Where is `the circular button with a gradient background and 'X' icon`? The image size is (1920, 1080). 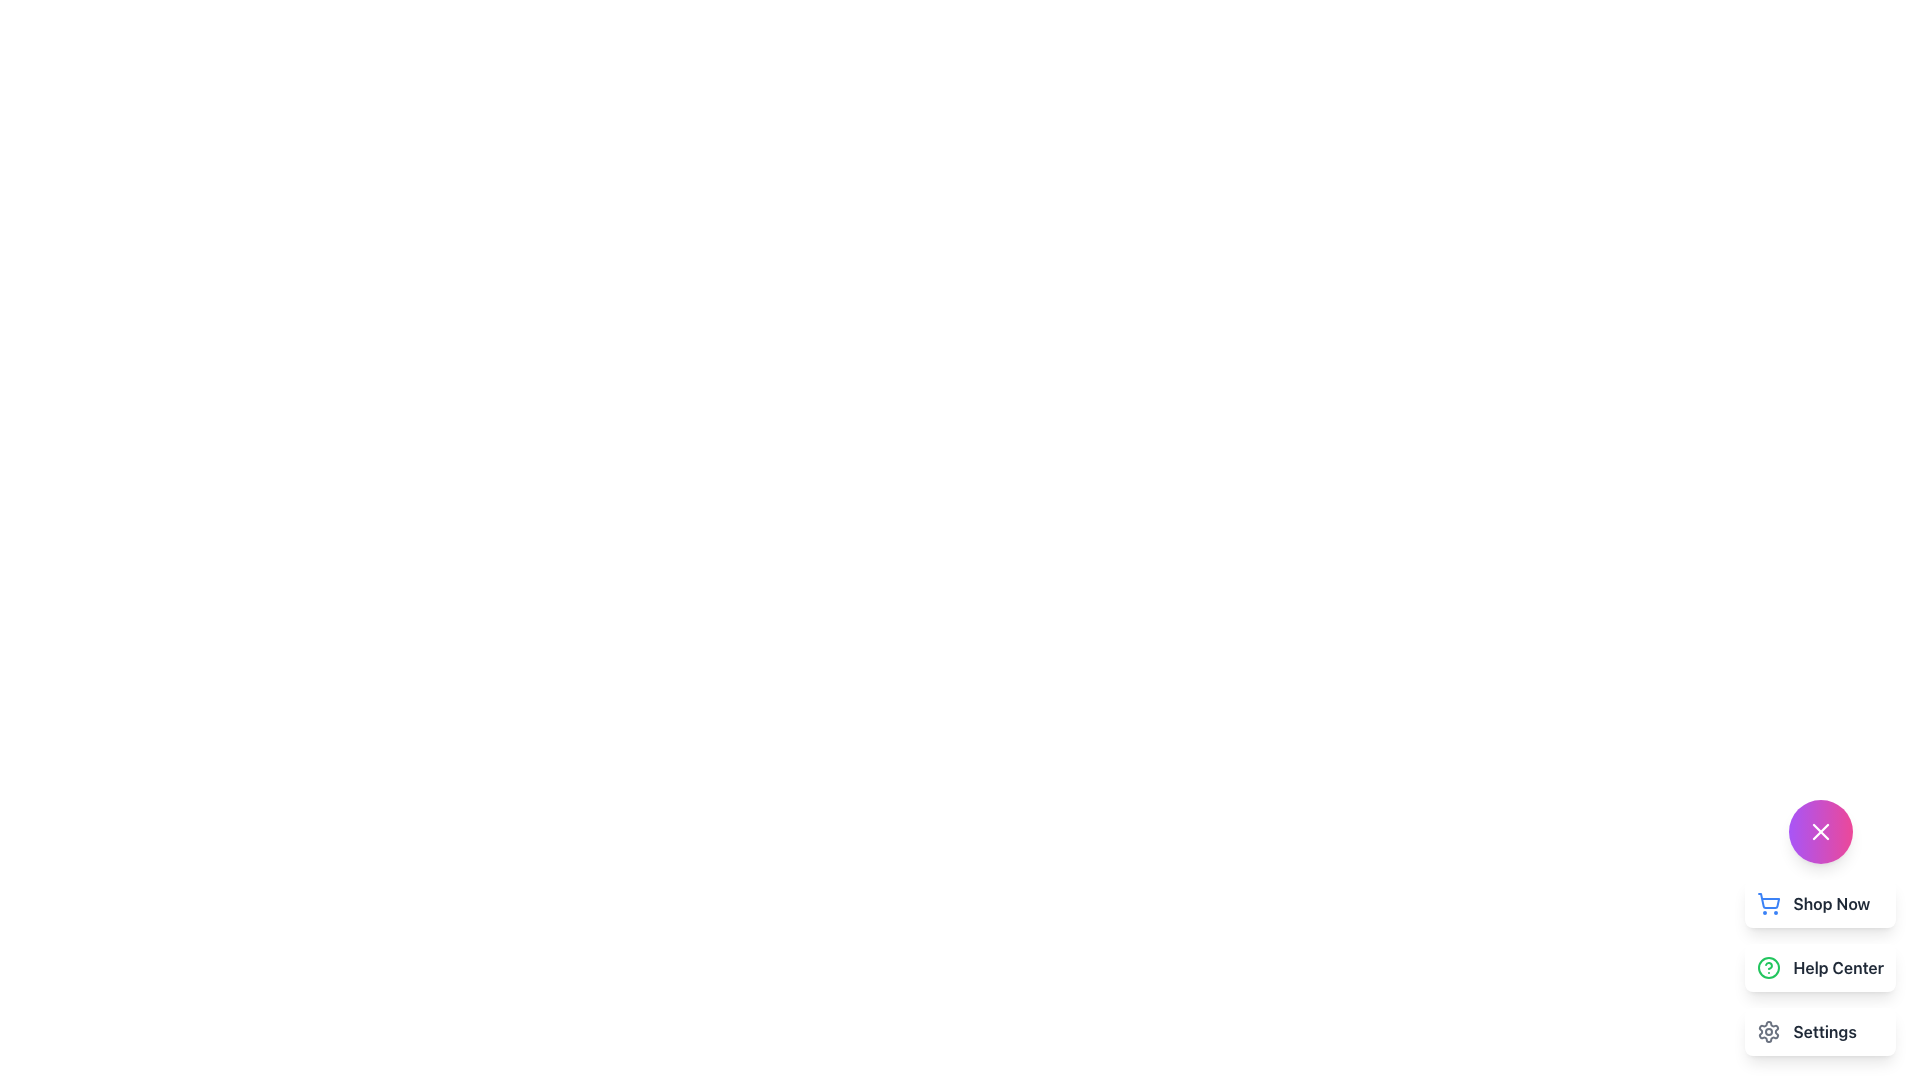 the circular button with a gradient background and 'X' icon is located at coordinates (1820, 832).